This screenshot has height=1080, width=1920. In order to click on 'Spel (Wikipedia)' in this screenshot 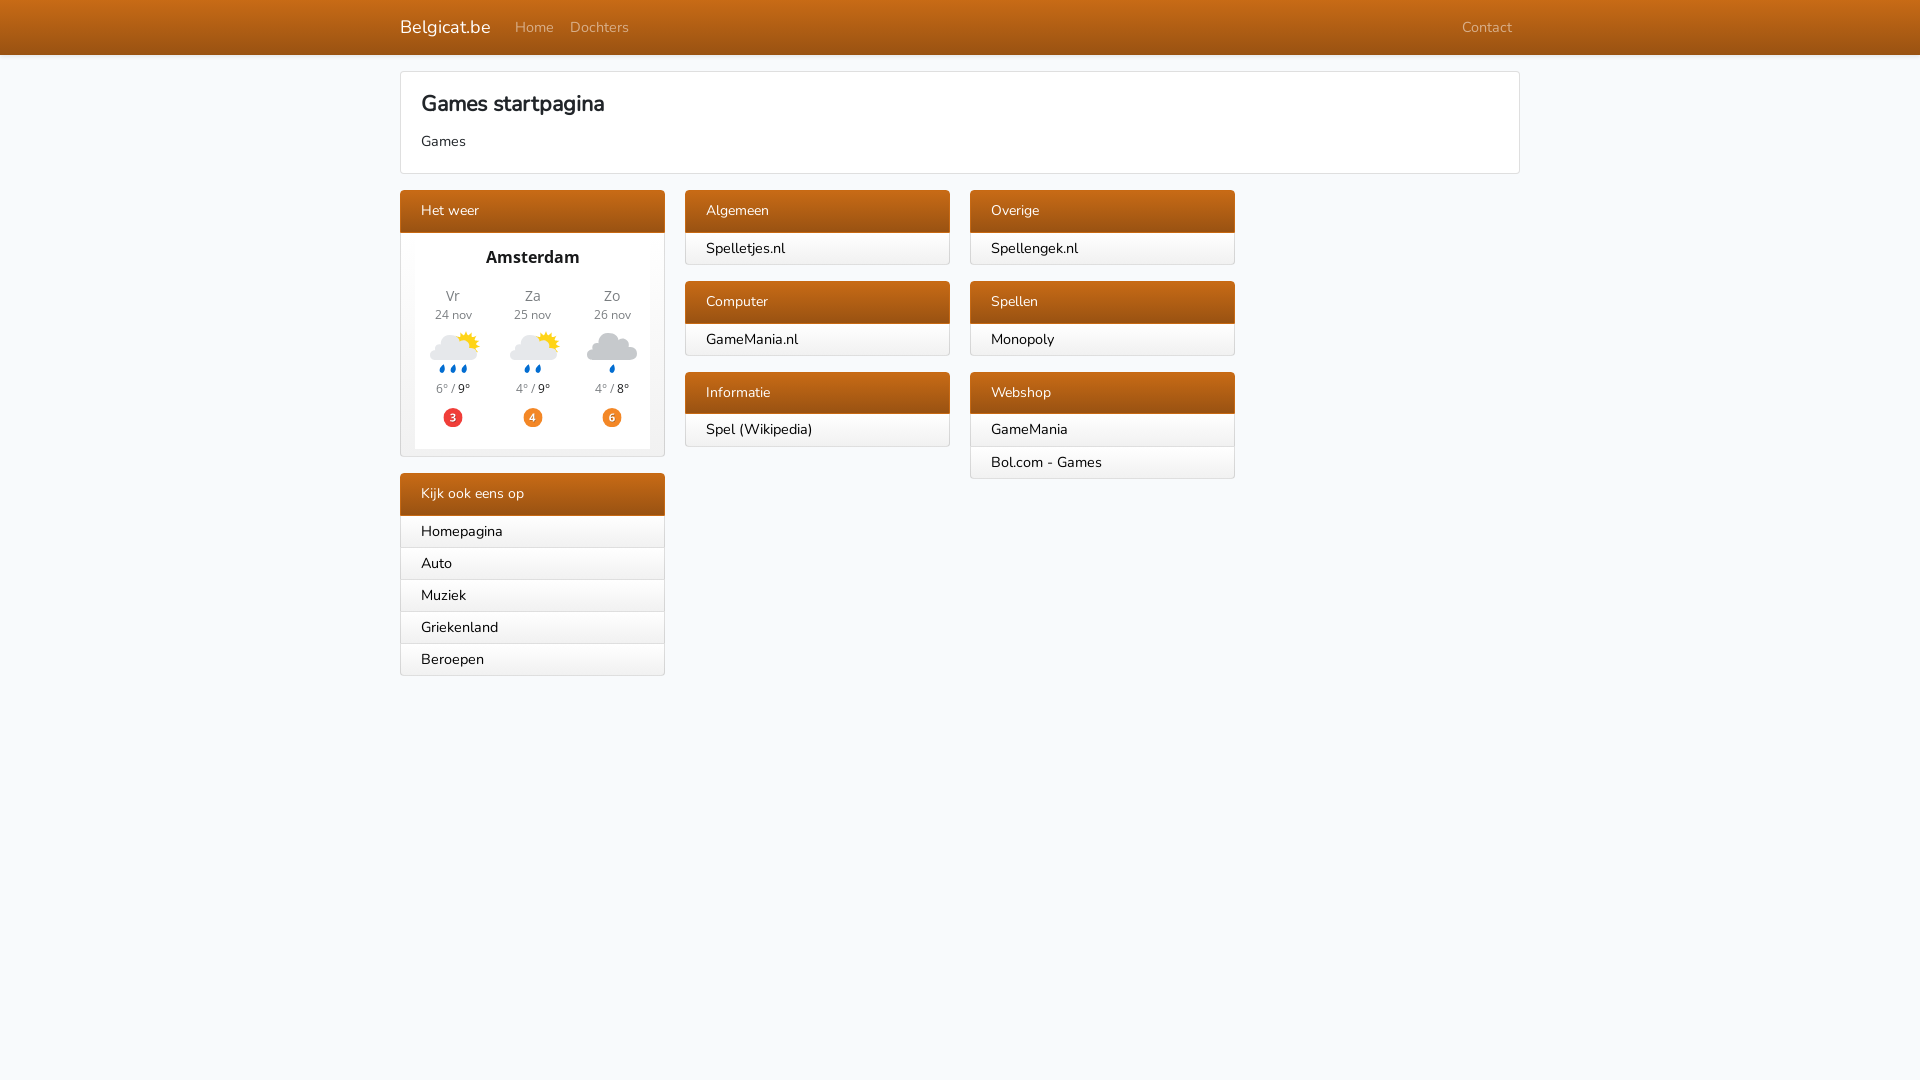, I will do `click(758, 427)`.